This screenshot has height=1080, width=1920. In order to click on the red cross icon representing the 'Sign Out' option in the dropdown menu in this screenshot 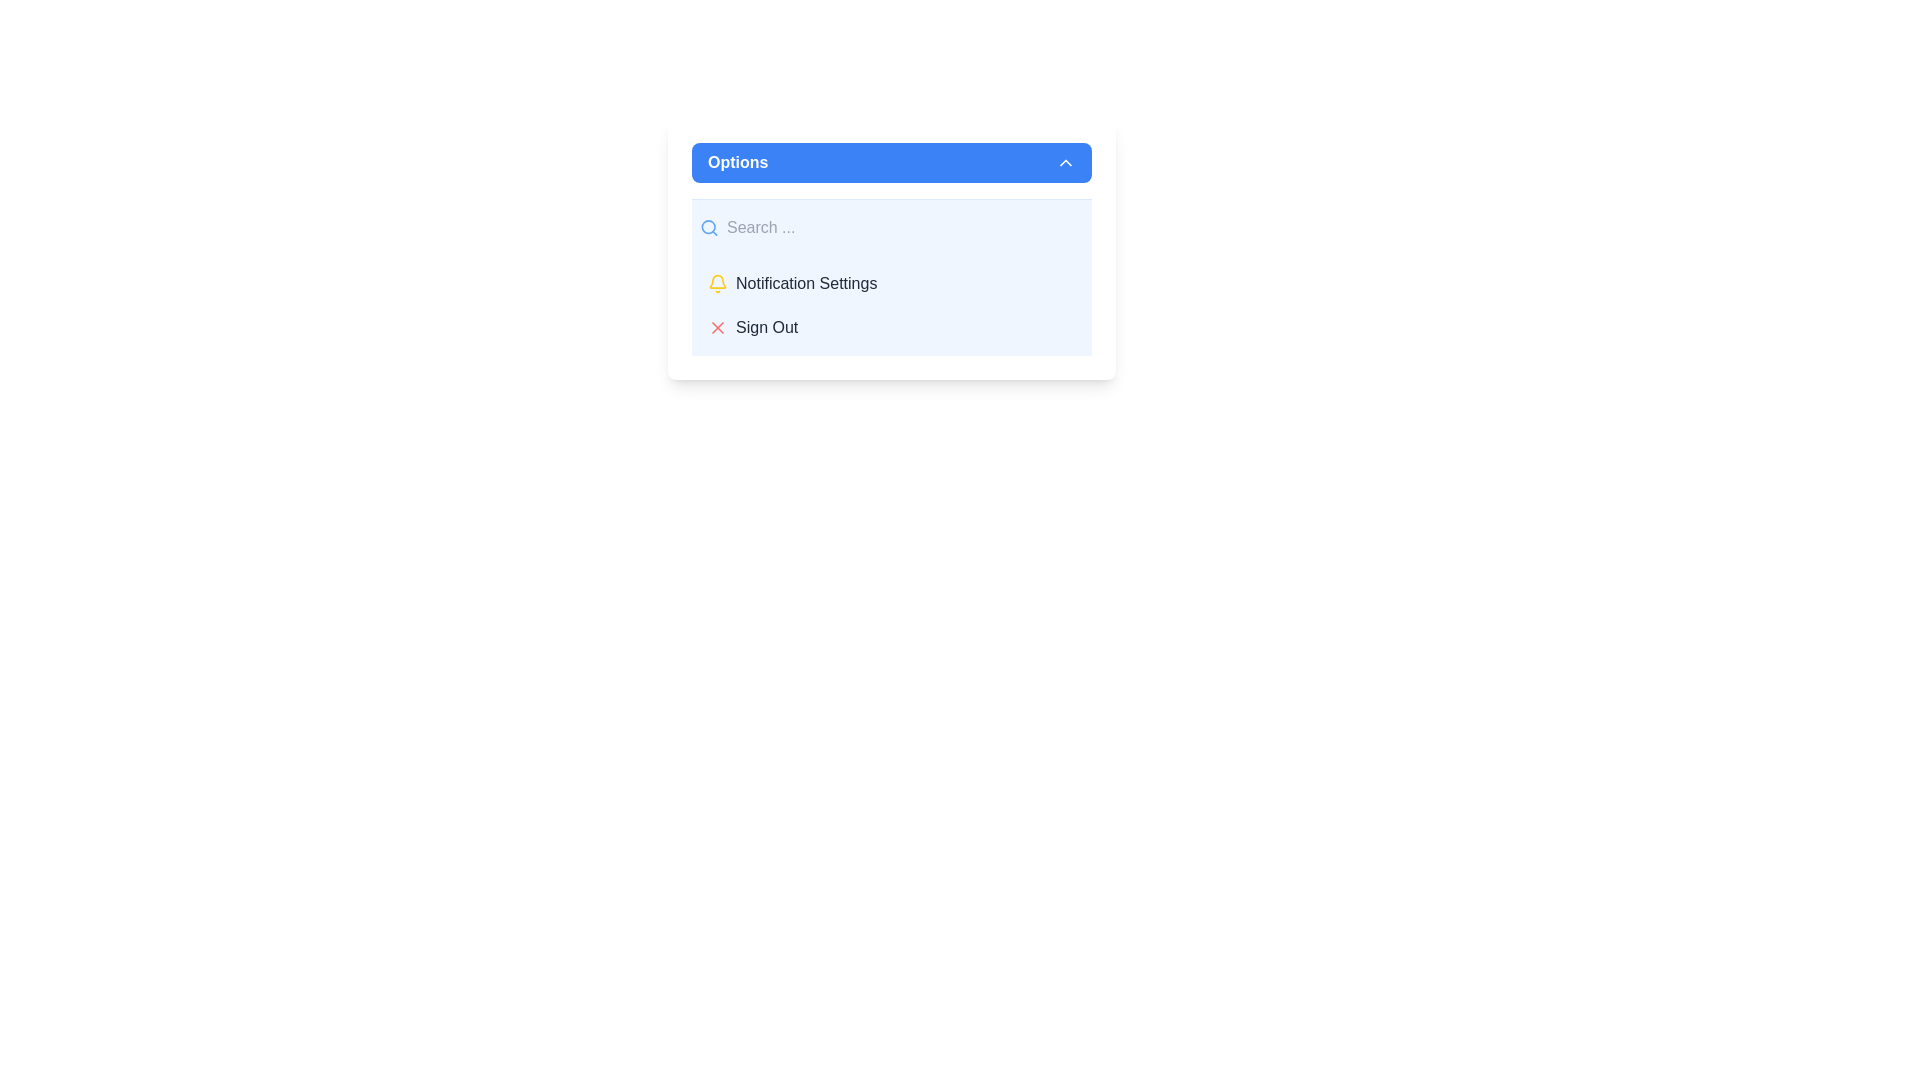, I will do `click(718, 326)`.